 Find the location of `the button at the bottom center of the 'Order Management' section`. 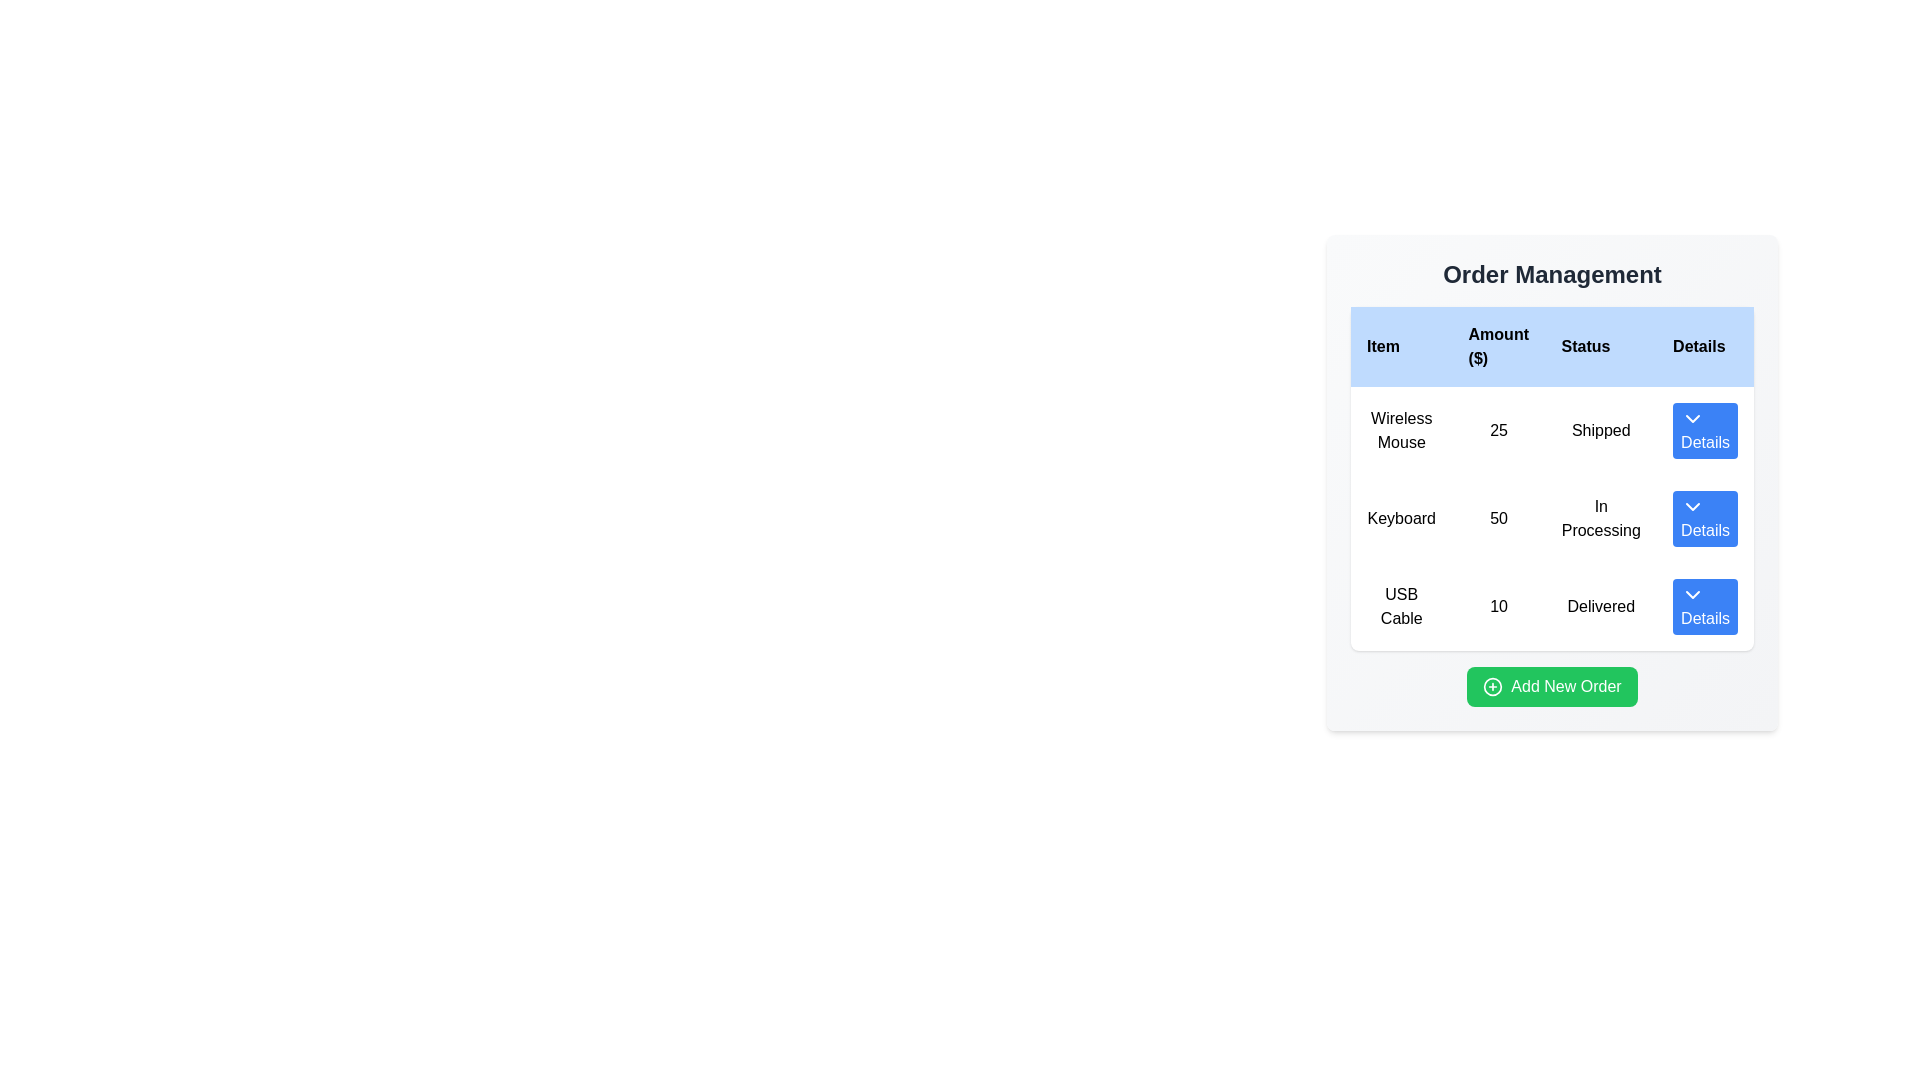

the button at the bottom center of the 'Order Management' section is located at coordinates (1551, 685).